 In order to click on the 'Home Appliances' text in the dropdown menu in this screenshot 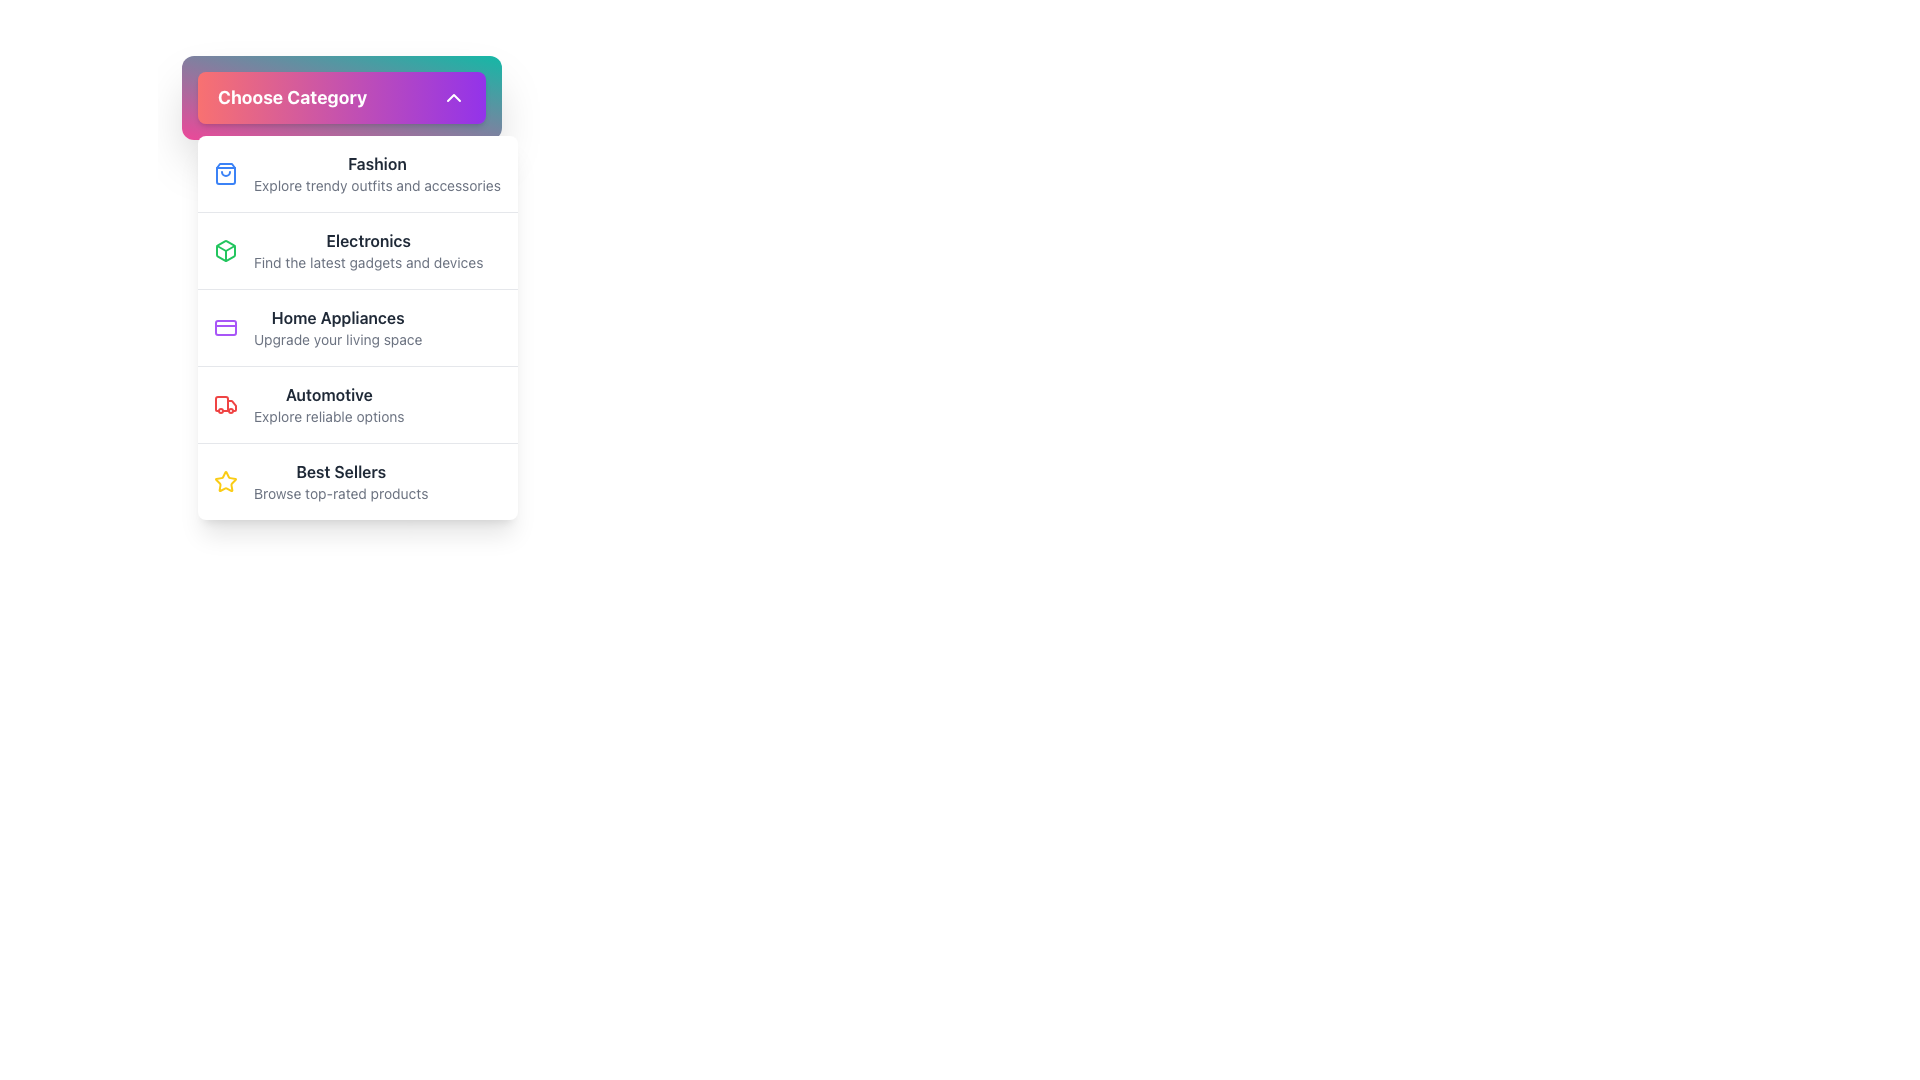, I will do `click(337, 326)`.